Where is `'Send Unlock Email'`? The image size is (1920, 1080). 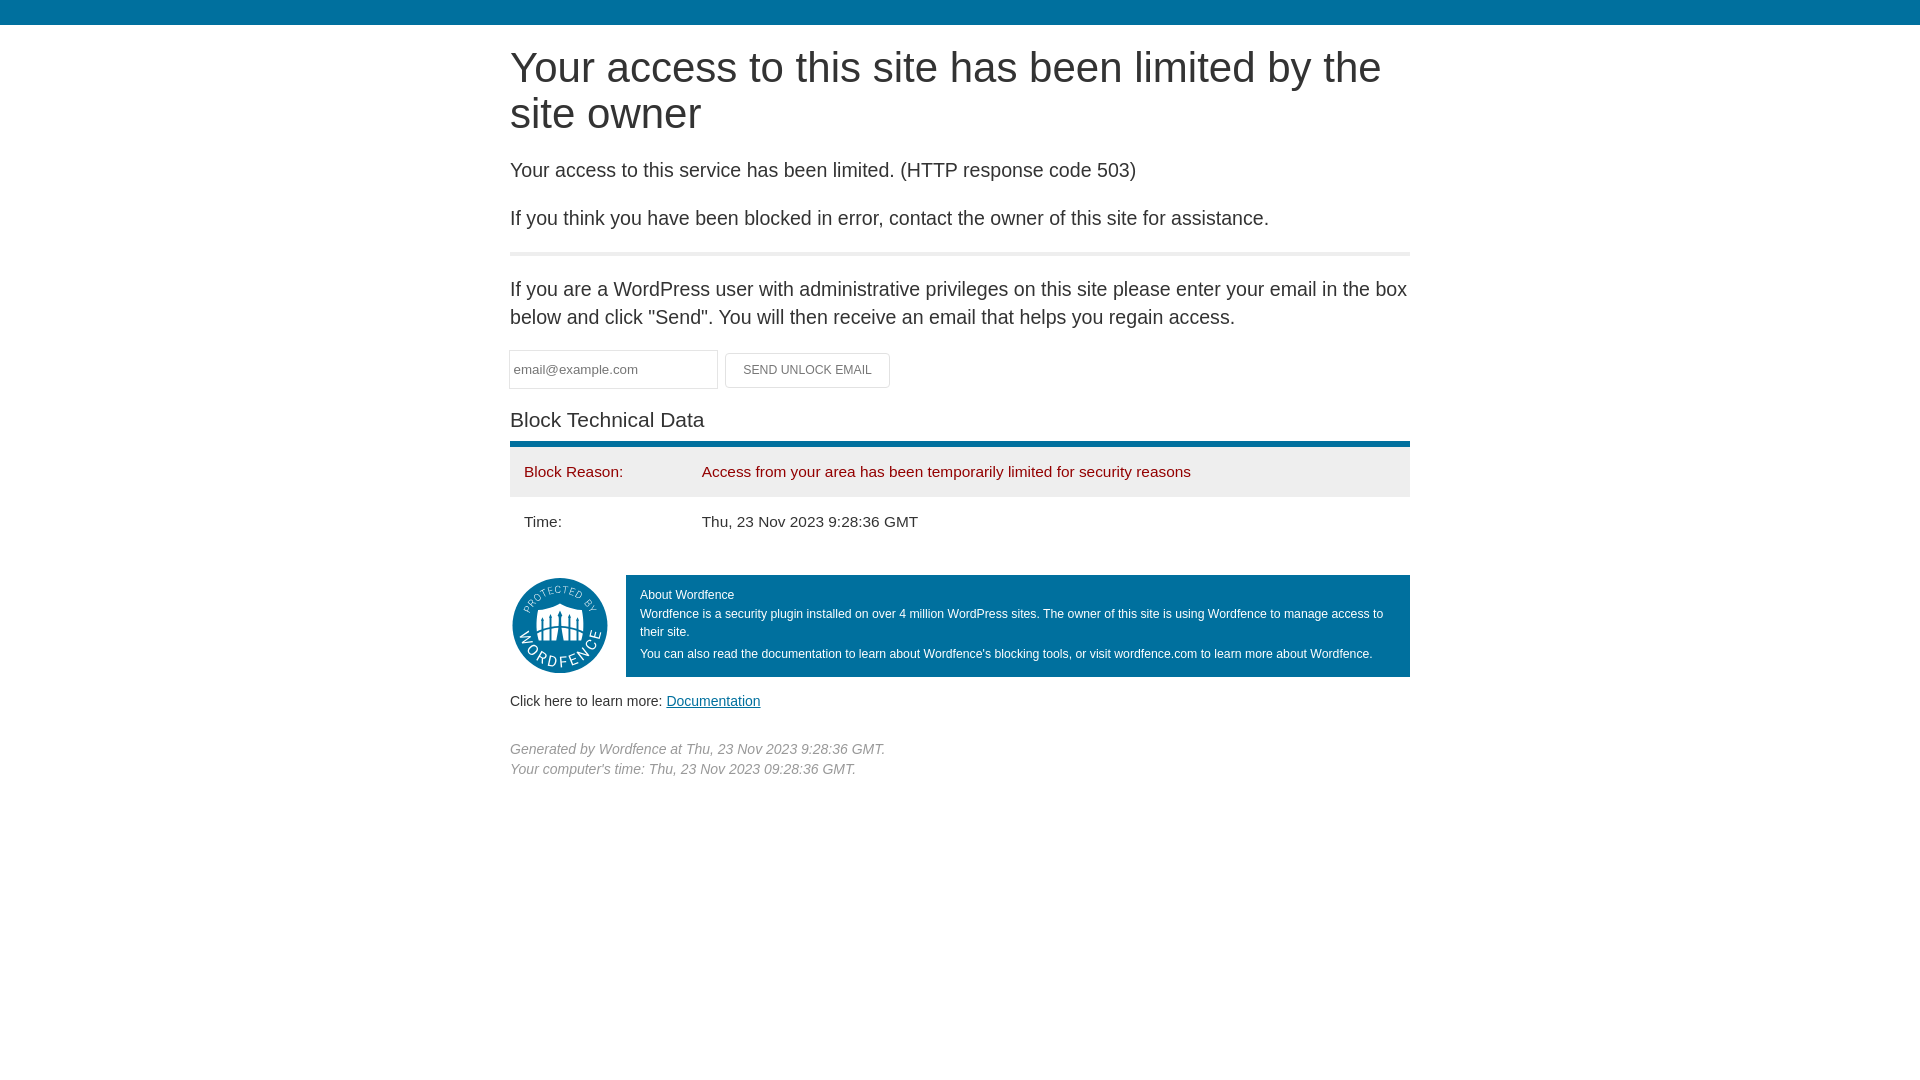
'Send Unlock Email' is located at coordinates (807, 370).